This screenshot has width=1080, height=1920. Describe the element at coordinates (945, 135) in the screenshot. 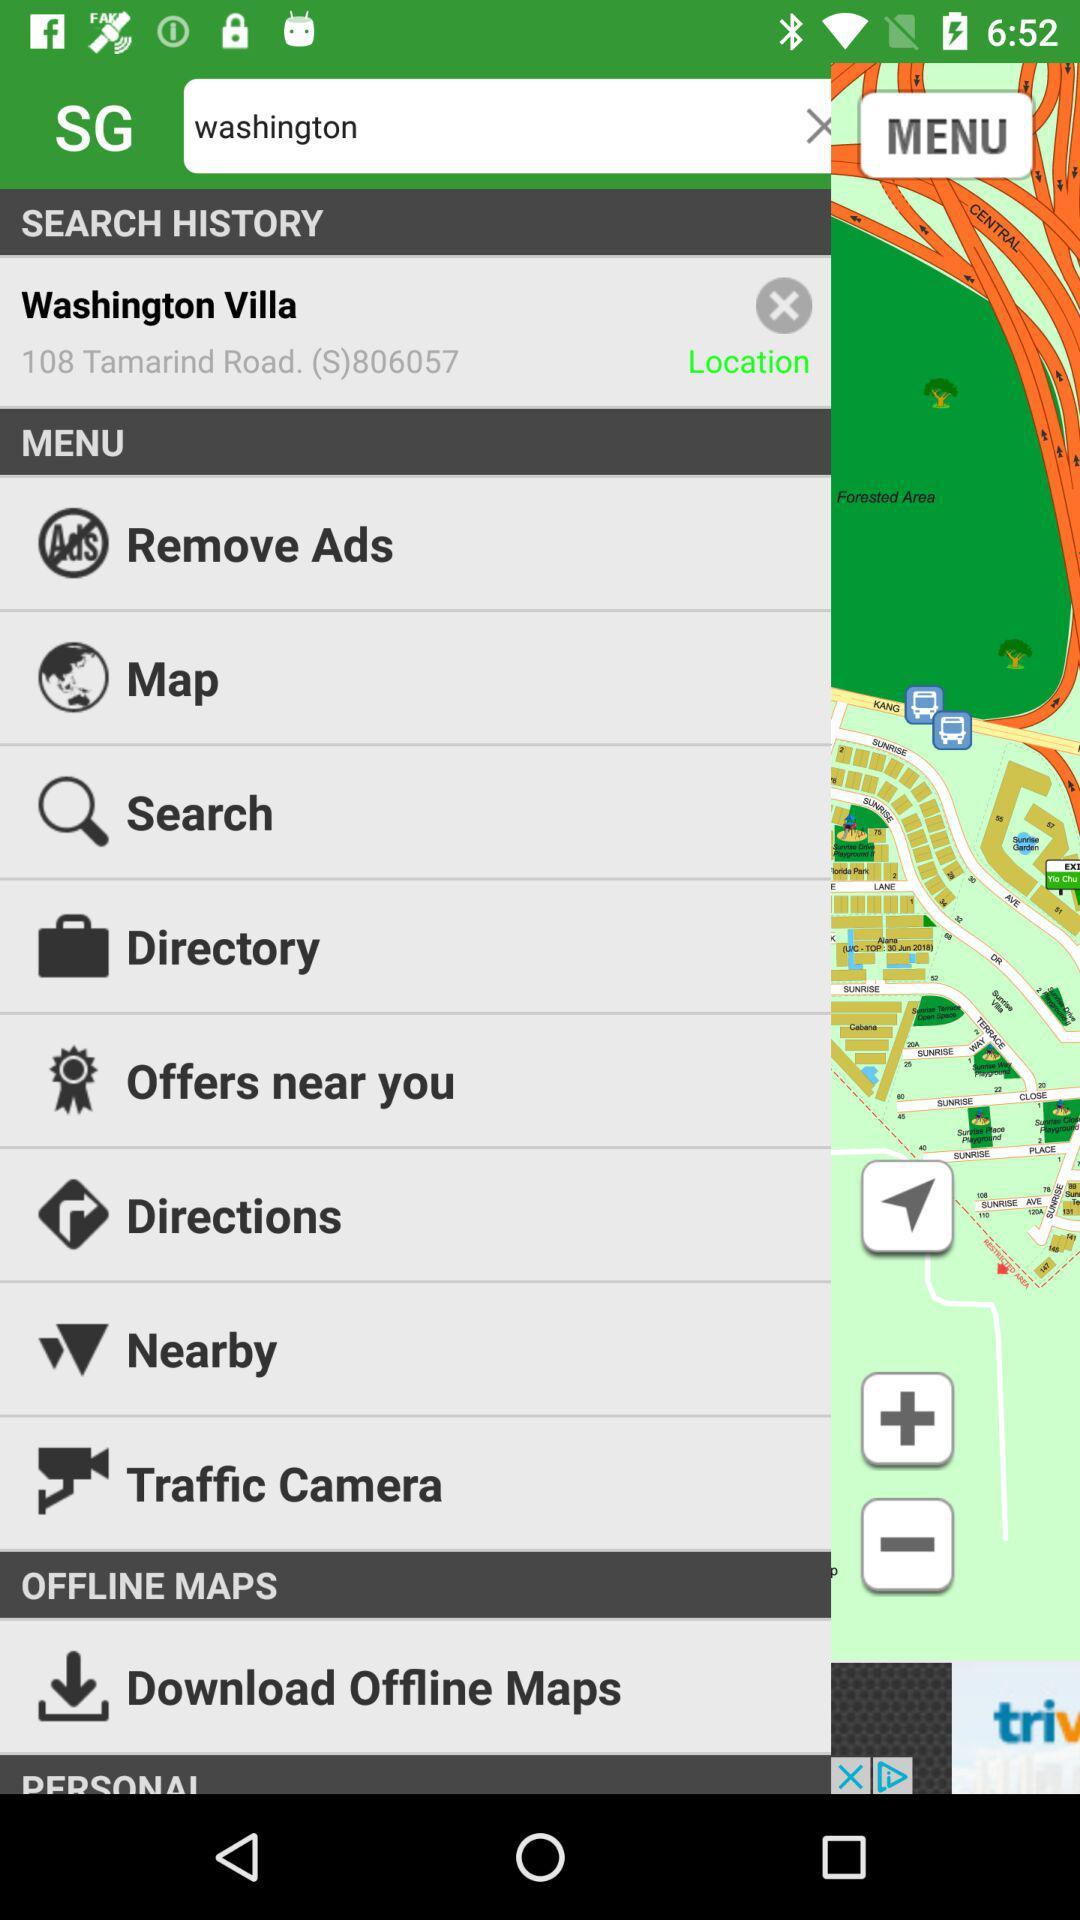

I see `the date_range icon` at that location.